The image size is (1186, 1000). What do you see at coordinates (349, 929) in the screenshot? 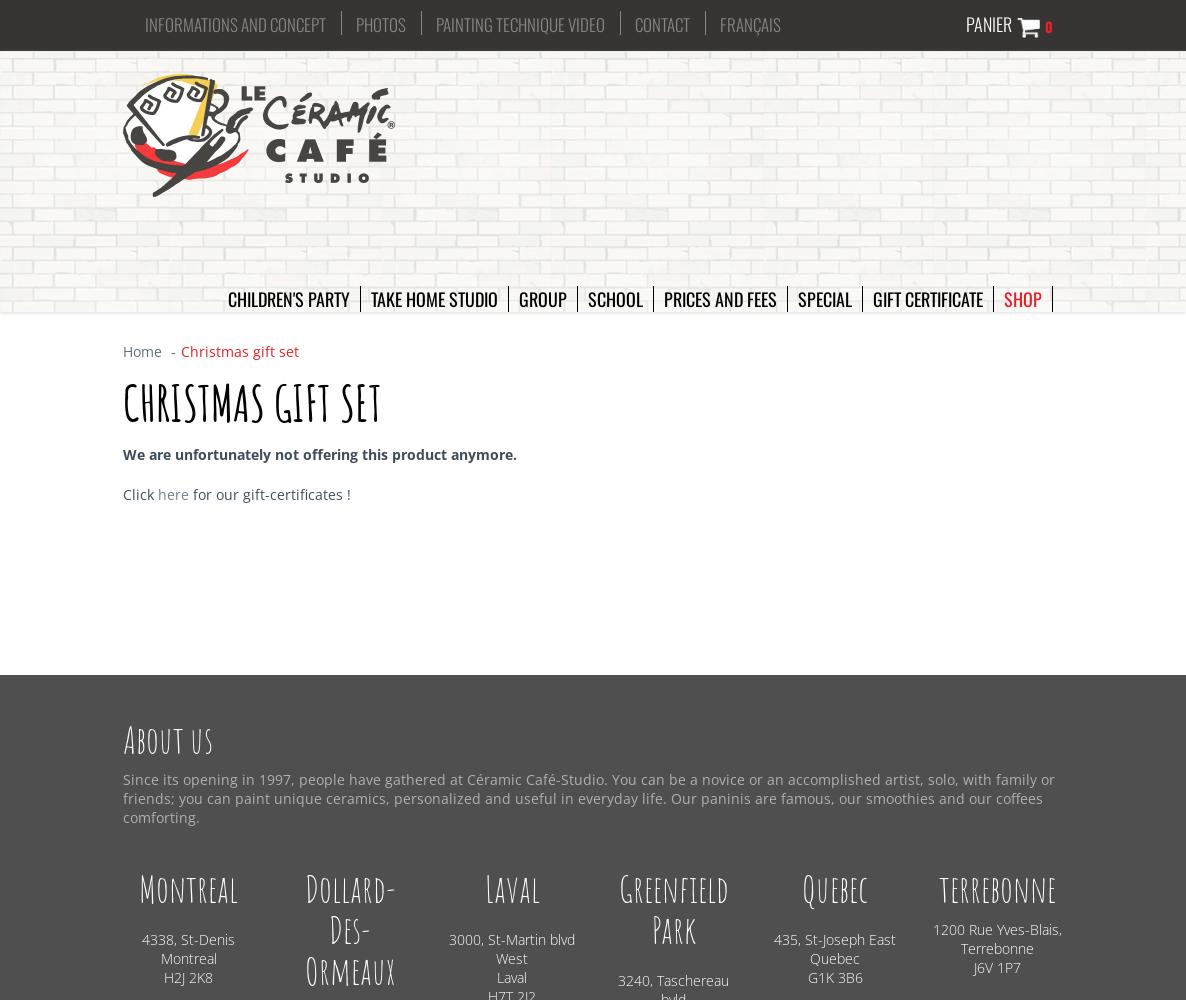
I see `'Dollard-Des-Ormeaux'` at bounding box center [349, 929].